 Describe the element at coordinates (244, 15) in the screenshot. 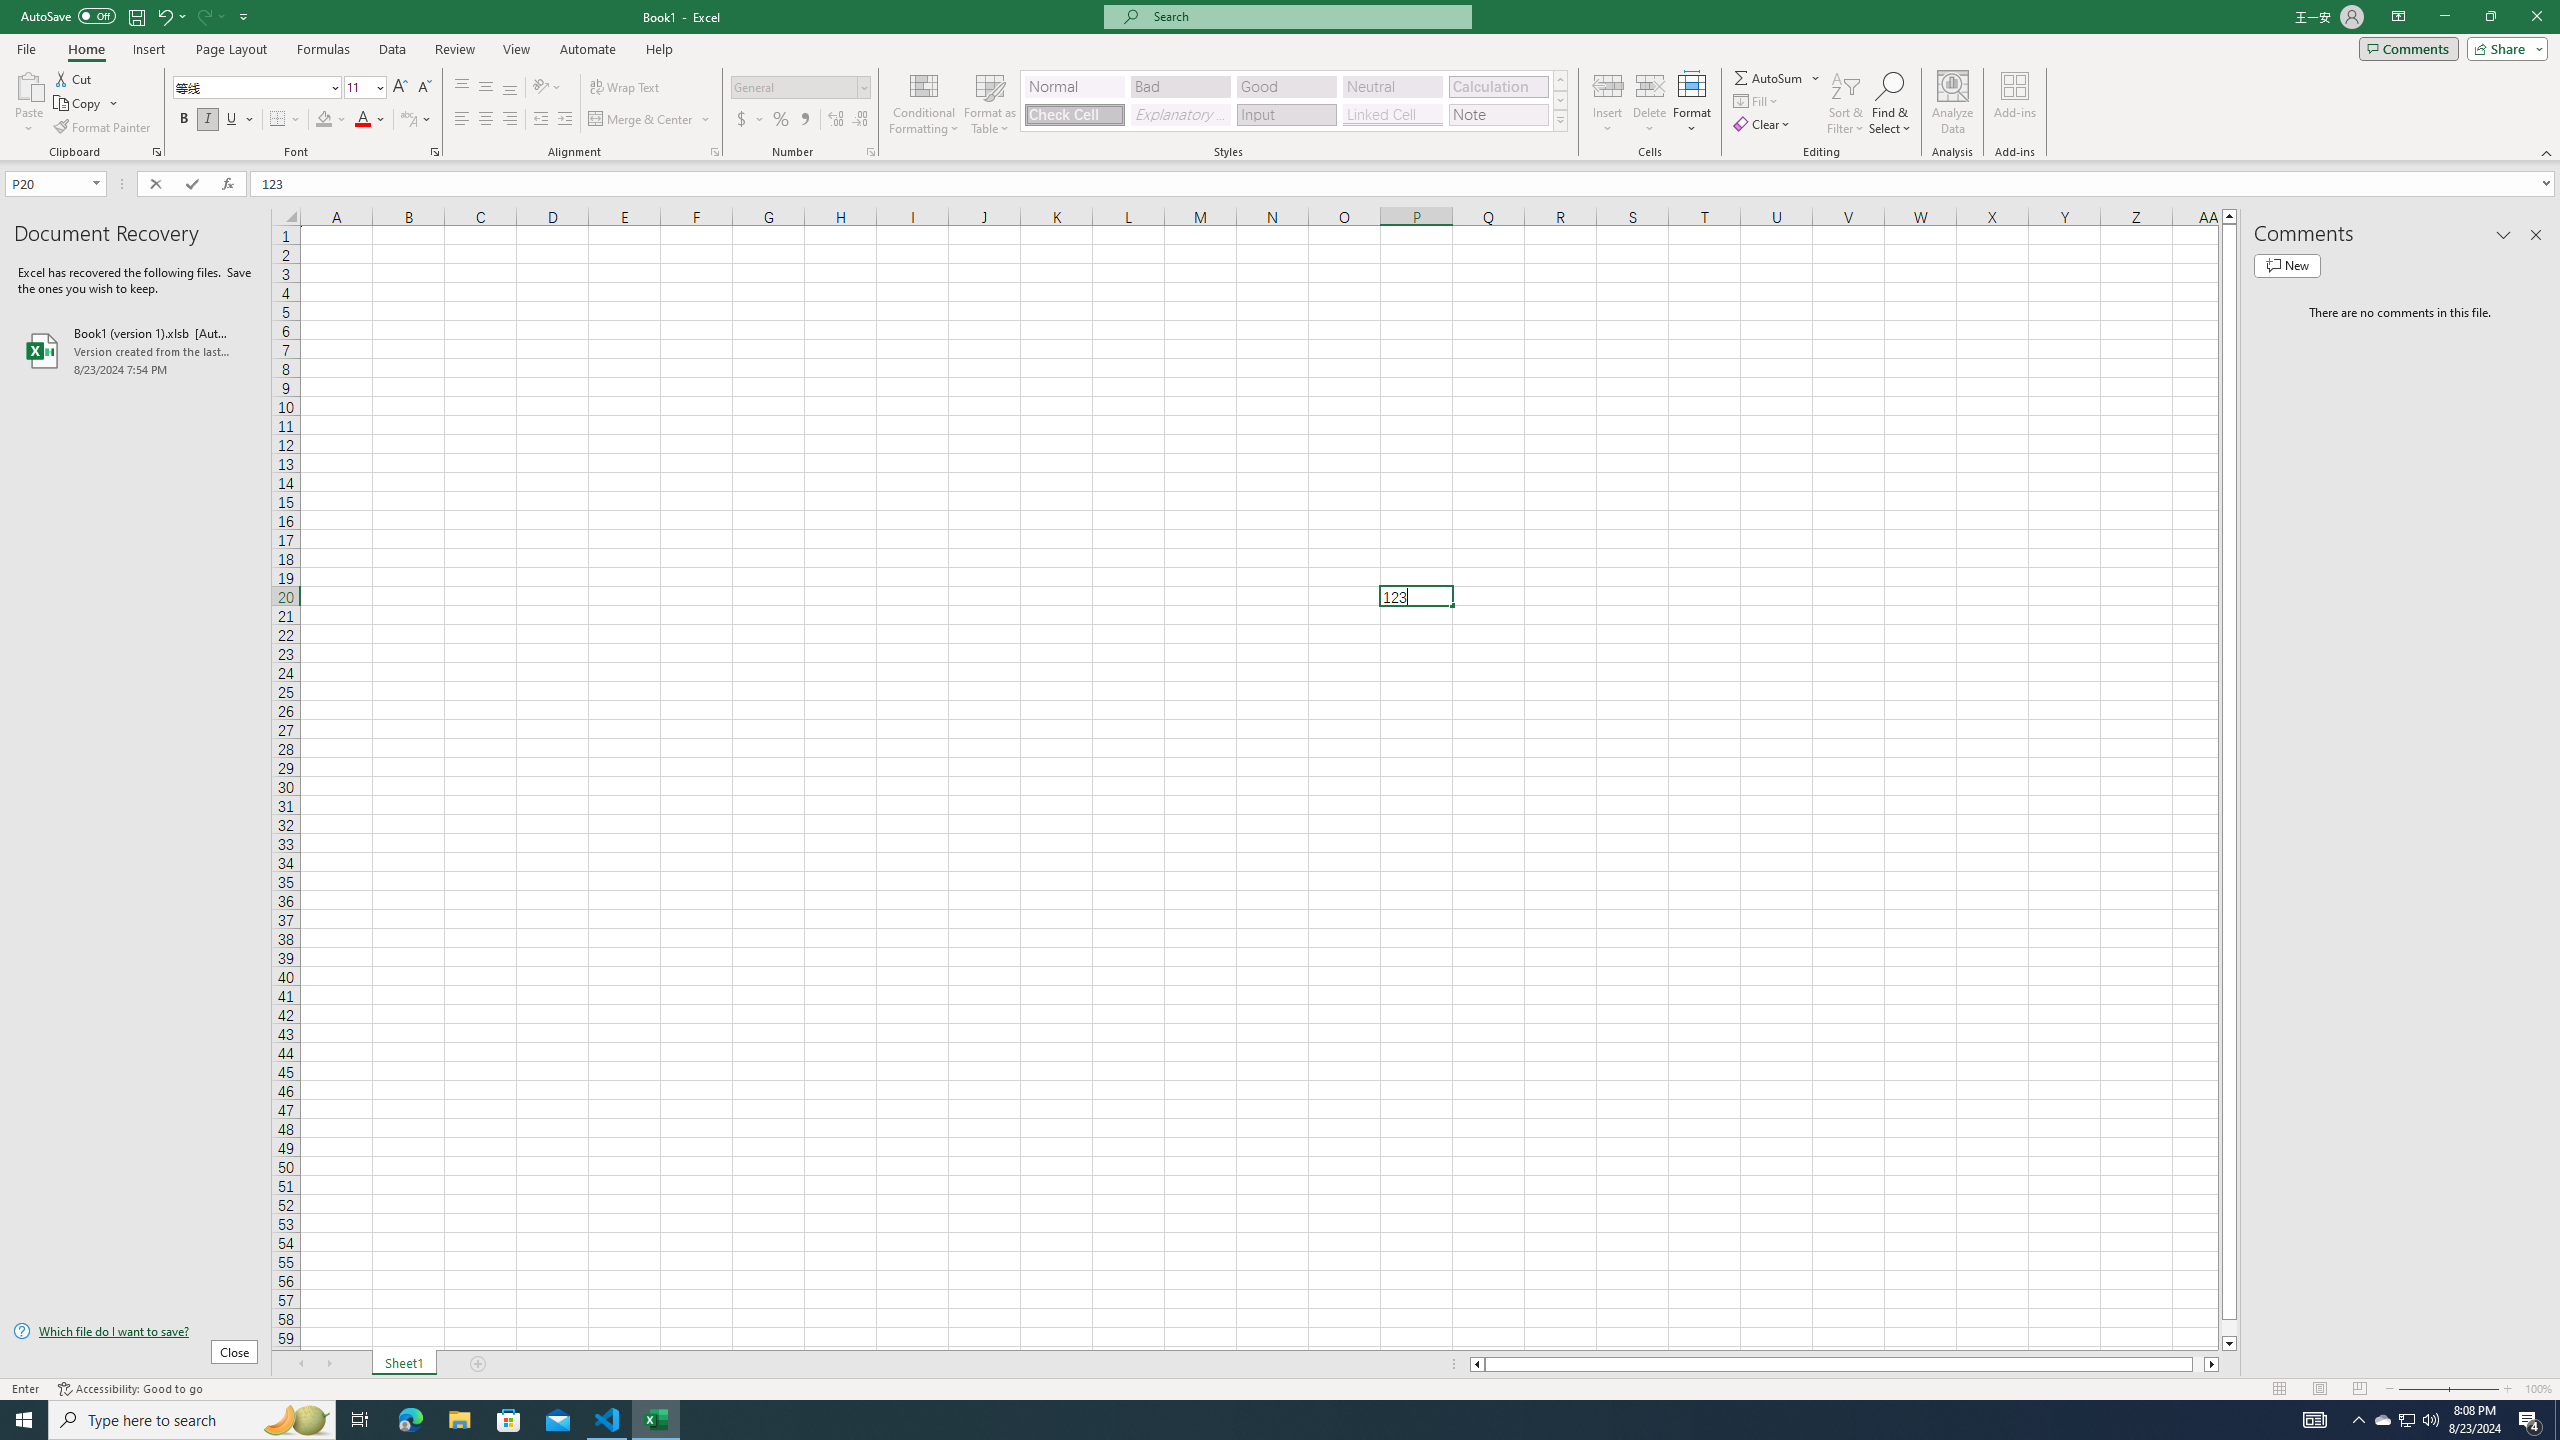

I see `'Customize Quick Access Toolbar'` at that location.